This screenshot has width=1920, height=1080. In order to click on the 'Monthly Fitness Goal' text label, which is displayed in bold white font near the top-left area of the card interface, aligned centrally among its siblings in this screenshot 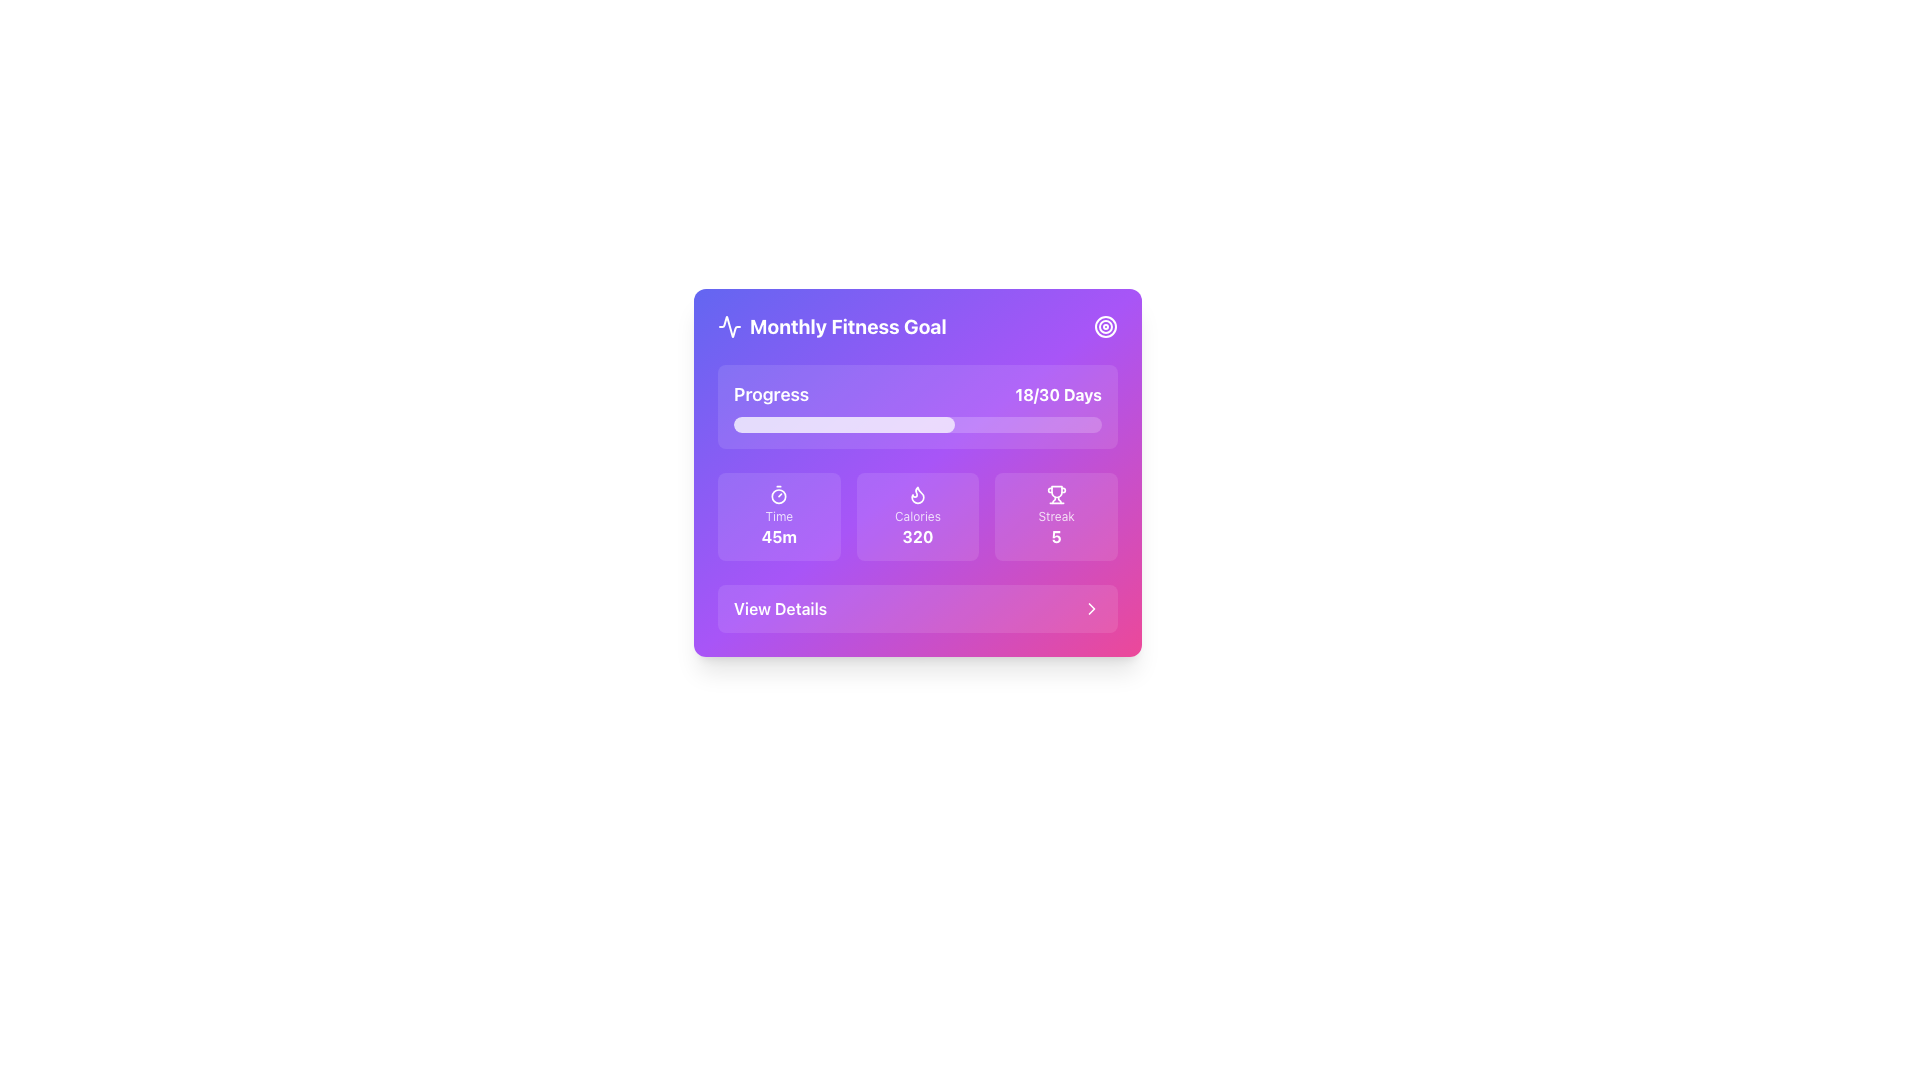, I will do `click(848, 326)`.